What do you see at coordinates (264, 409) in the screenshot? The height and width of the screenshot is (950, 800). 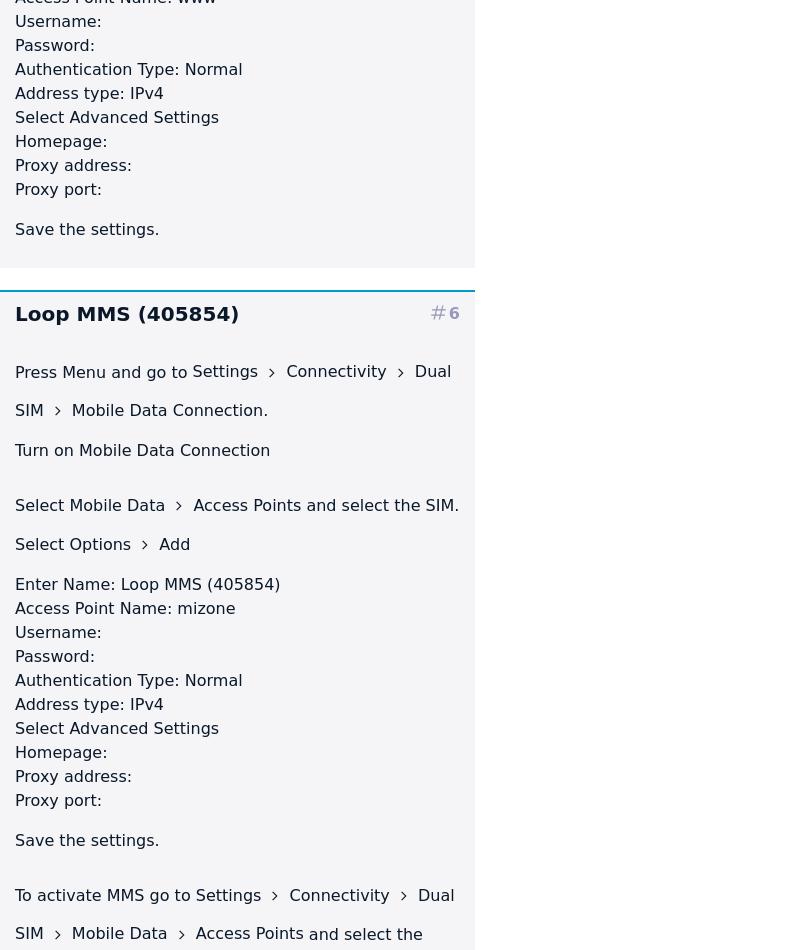 I see `'.'` at bounding box center [264, 409].